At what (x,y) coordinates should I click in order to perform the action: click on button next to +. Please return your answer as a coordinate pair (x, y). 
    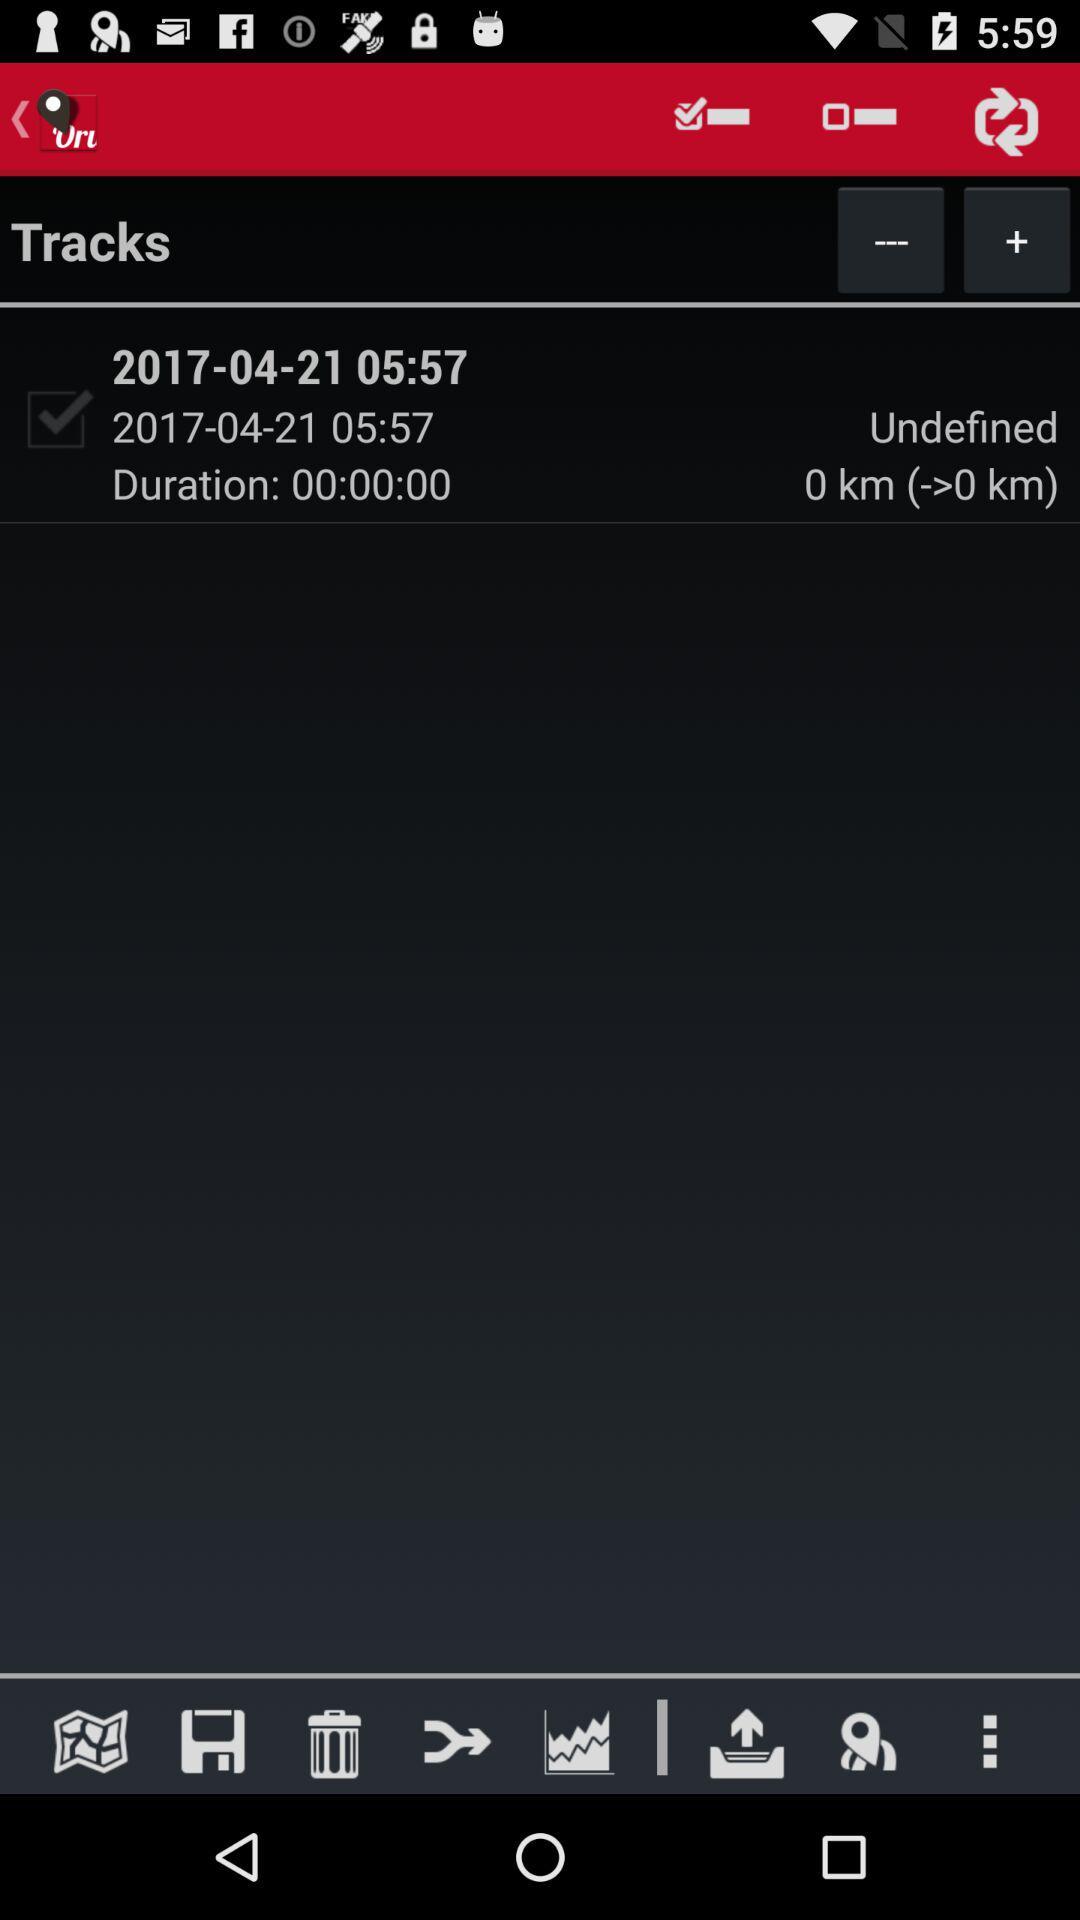
    Looking at the image, I should click on (890, 239).